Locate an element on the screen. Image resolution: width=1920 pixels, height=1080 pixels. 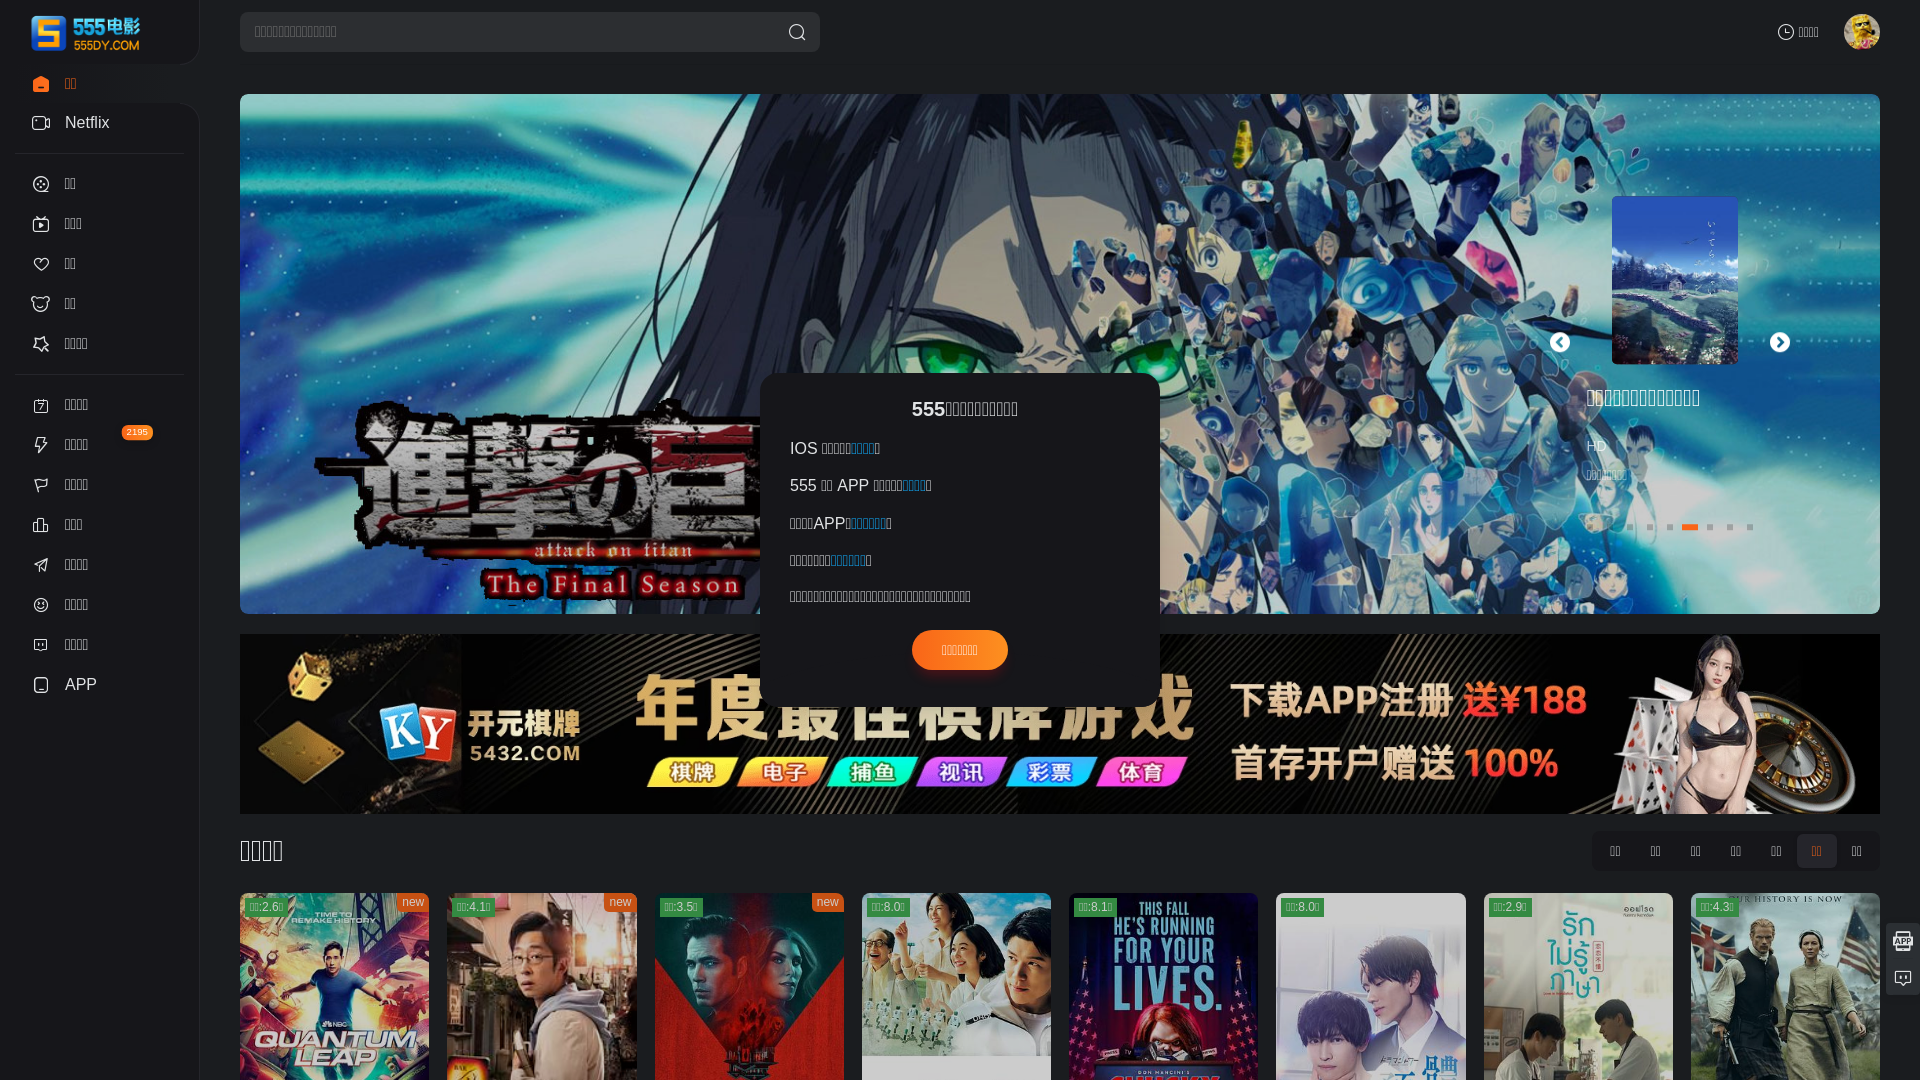
'APP' is located at coordinates (98, 684).